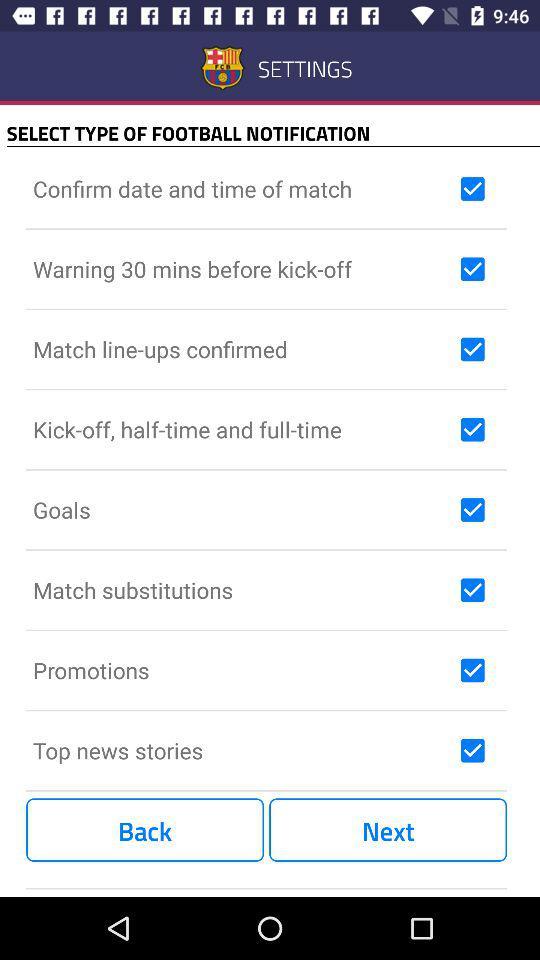 This screenshot has width=540, height=960. Describe the element at coordinates (242, 670) in the screenshot. I see `promotions icon` at that location.